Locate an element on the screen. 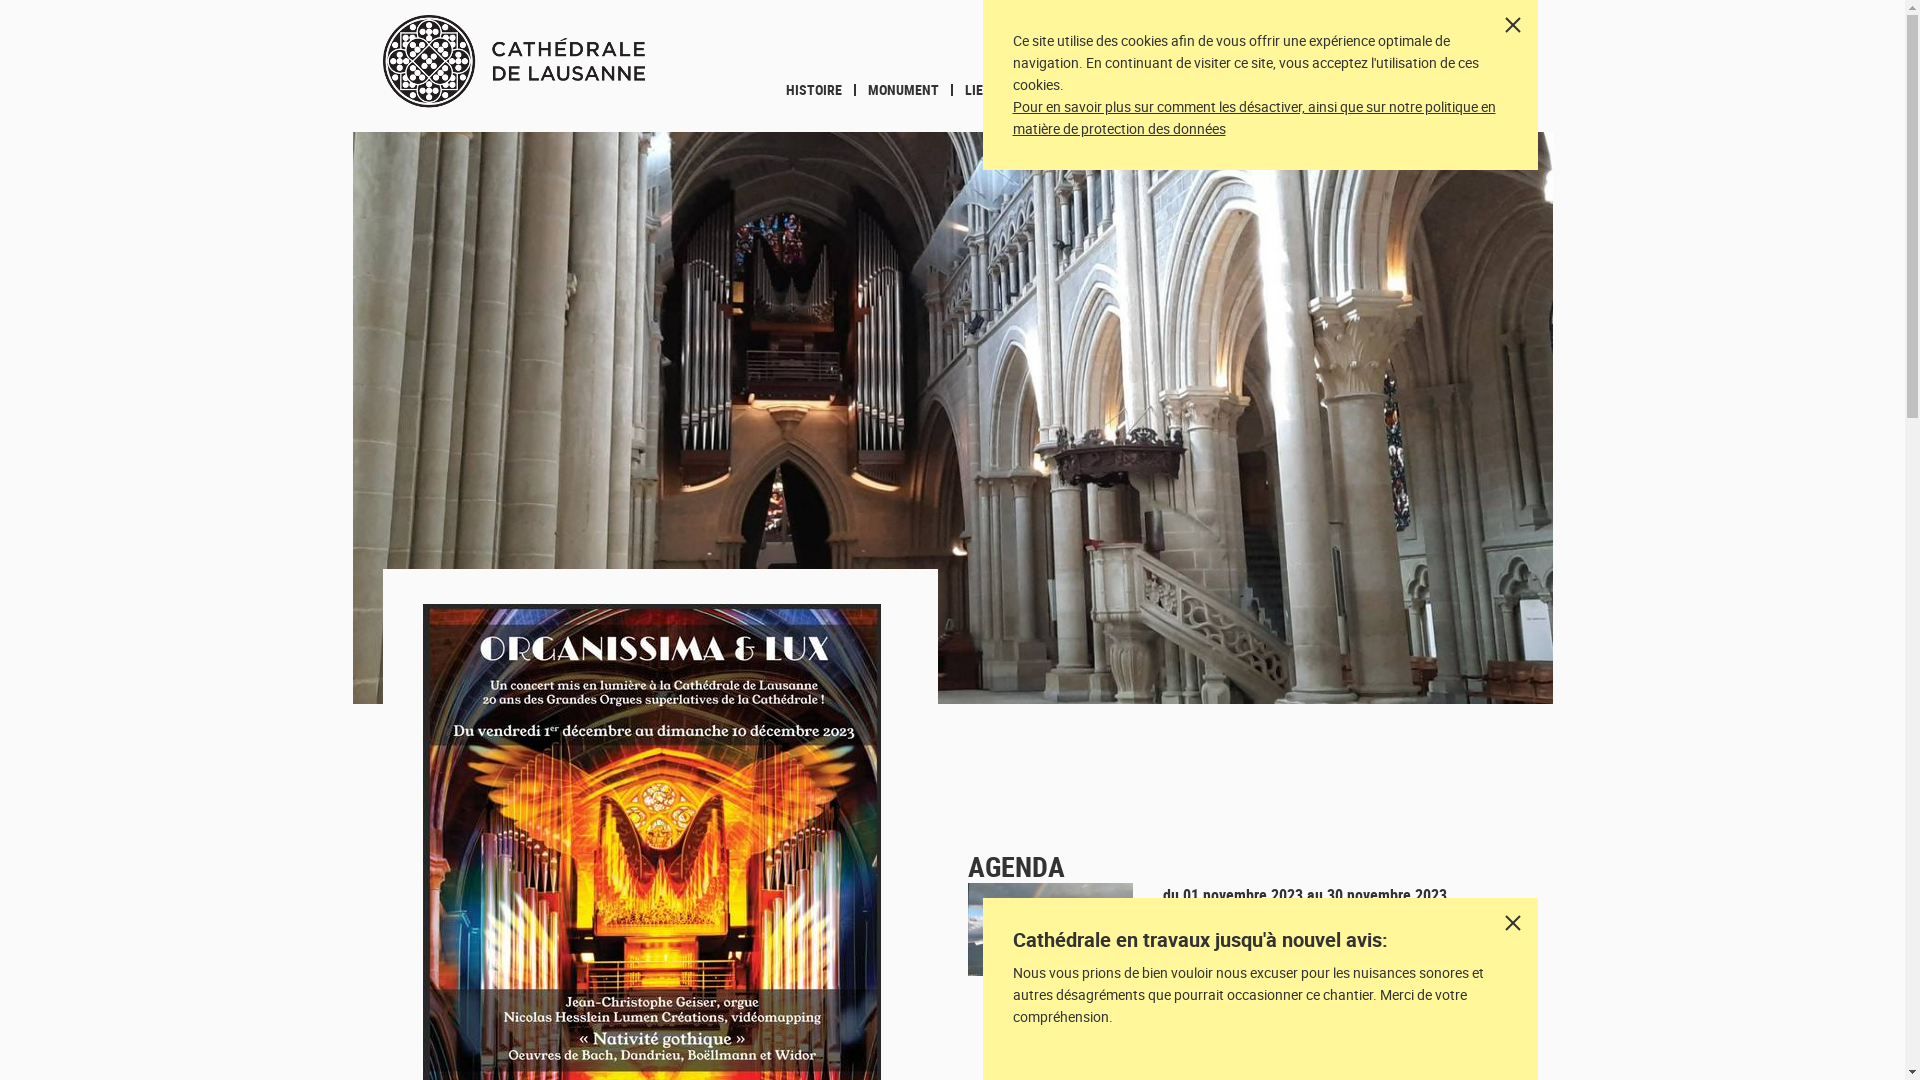  'HISTOIRE' is located at coordinates (814, 88).